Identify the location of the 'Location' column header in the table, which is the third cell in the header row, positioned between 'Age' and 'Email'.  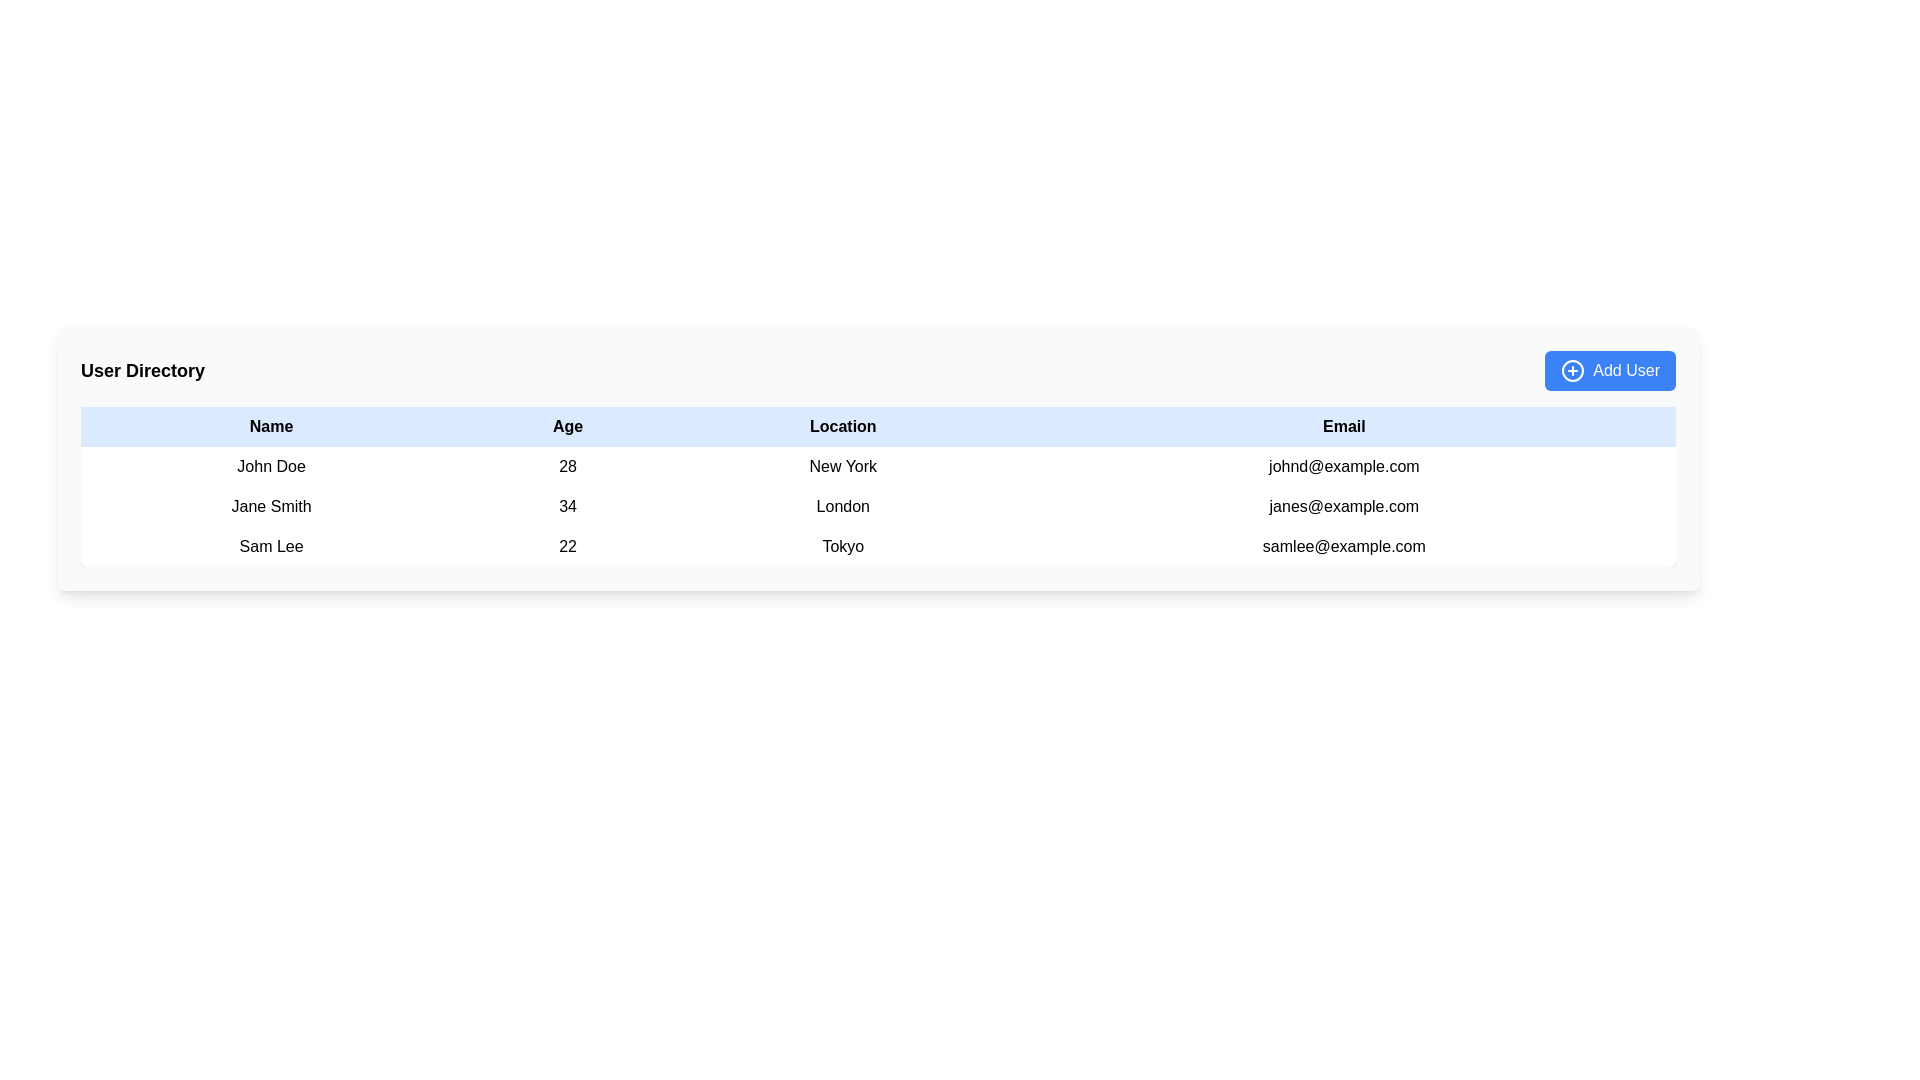
(843, 426).